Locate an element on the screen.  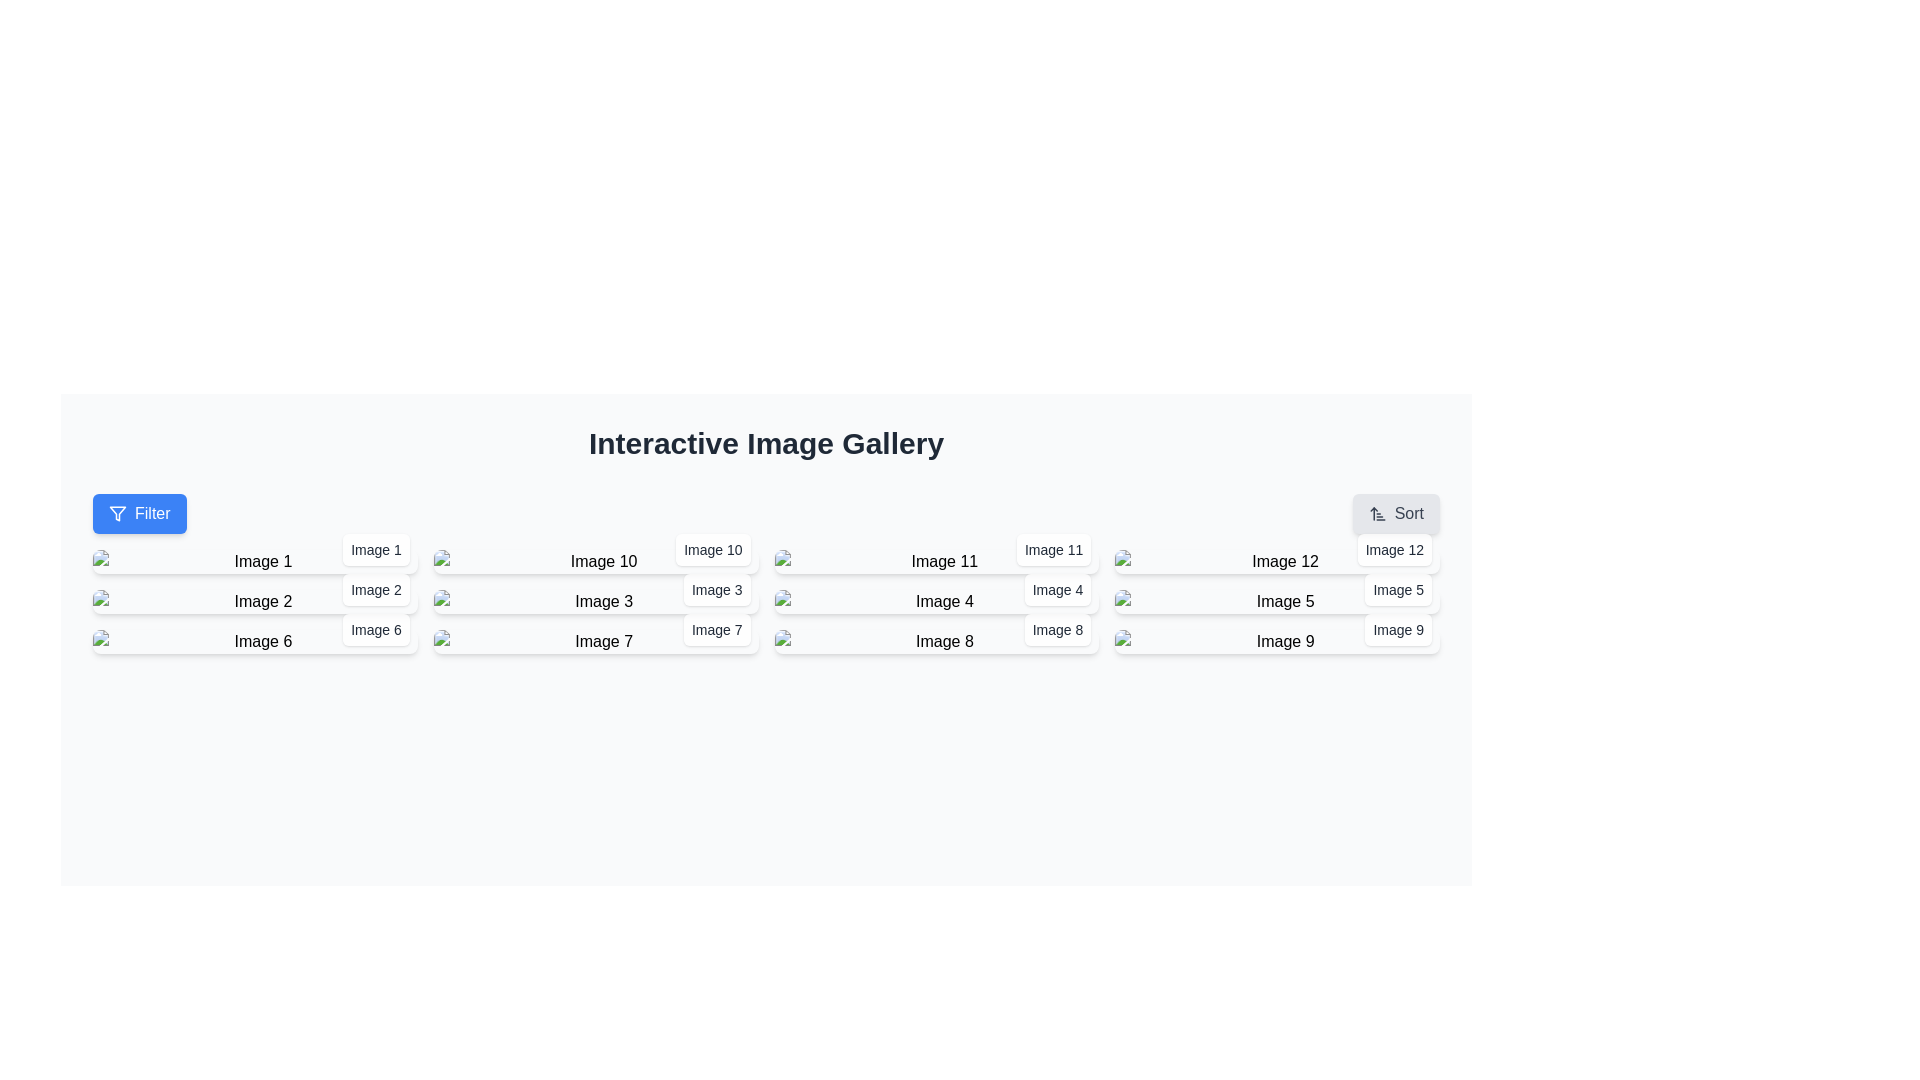
the text label that provides identification for the associated image in the second column of the image gallery grid, located below 'Image 2' and above 'Image 7' is located at coordinates (717, 589).